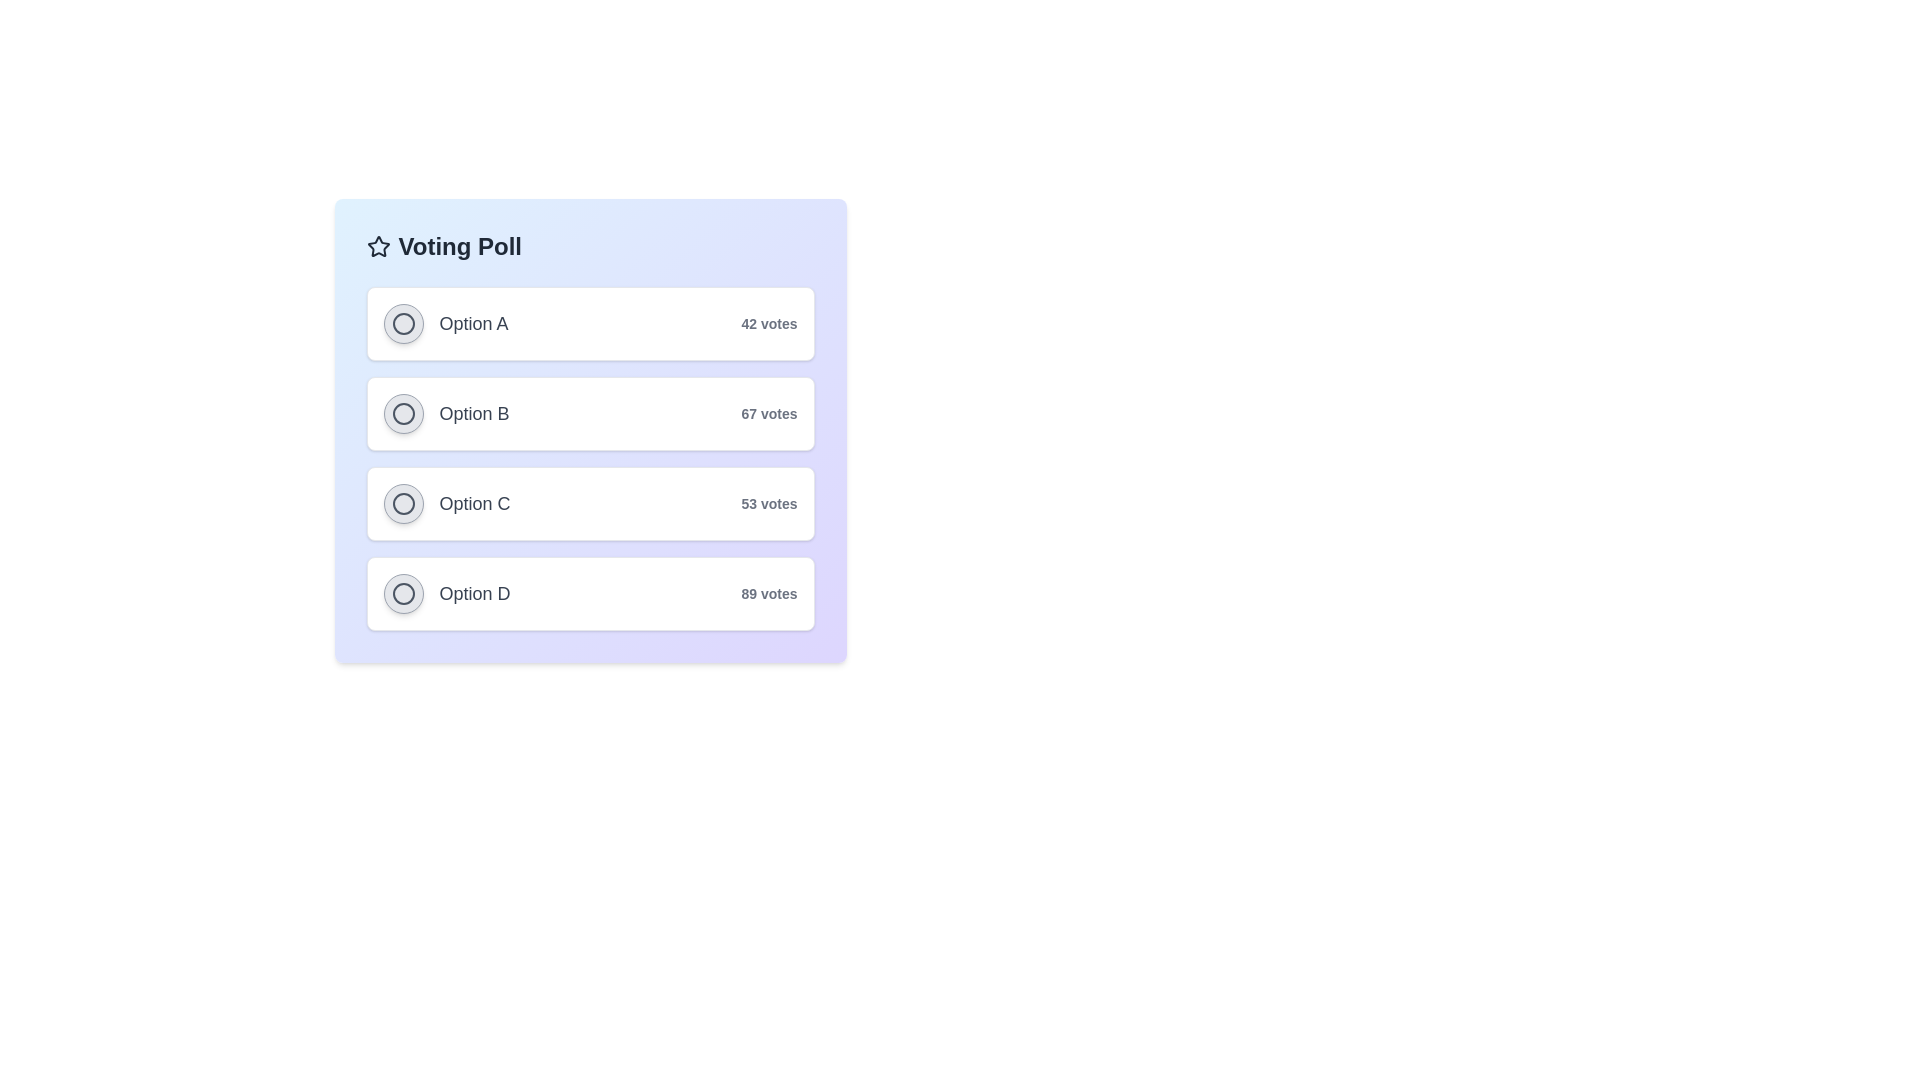  What do you see at coordinates (378, 245) in the screenshot?
I see `the decorative icon located to the left of the 'Voting Poll' title, which serves` at bounding box center [378, 245].